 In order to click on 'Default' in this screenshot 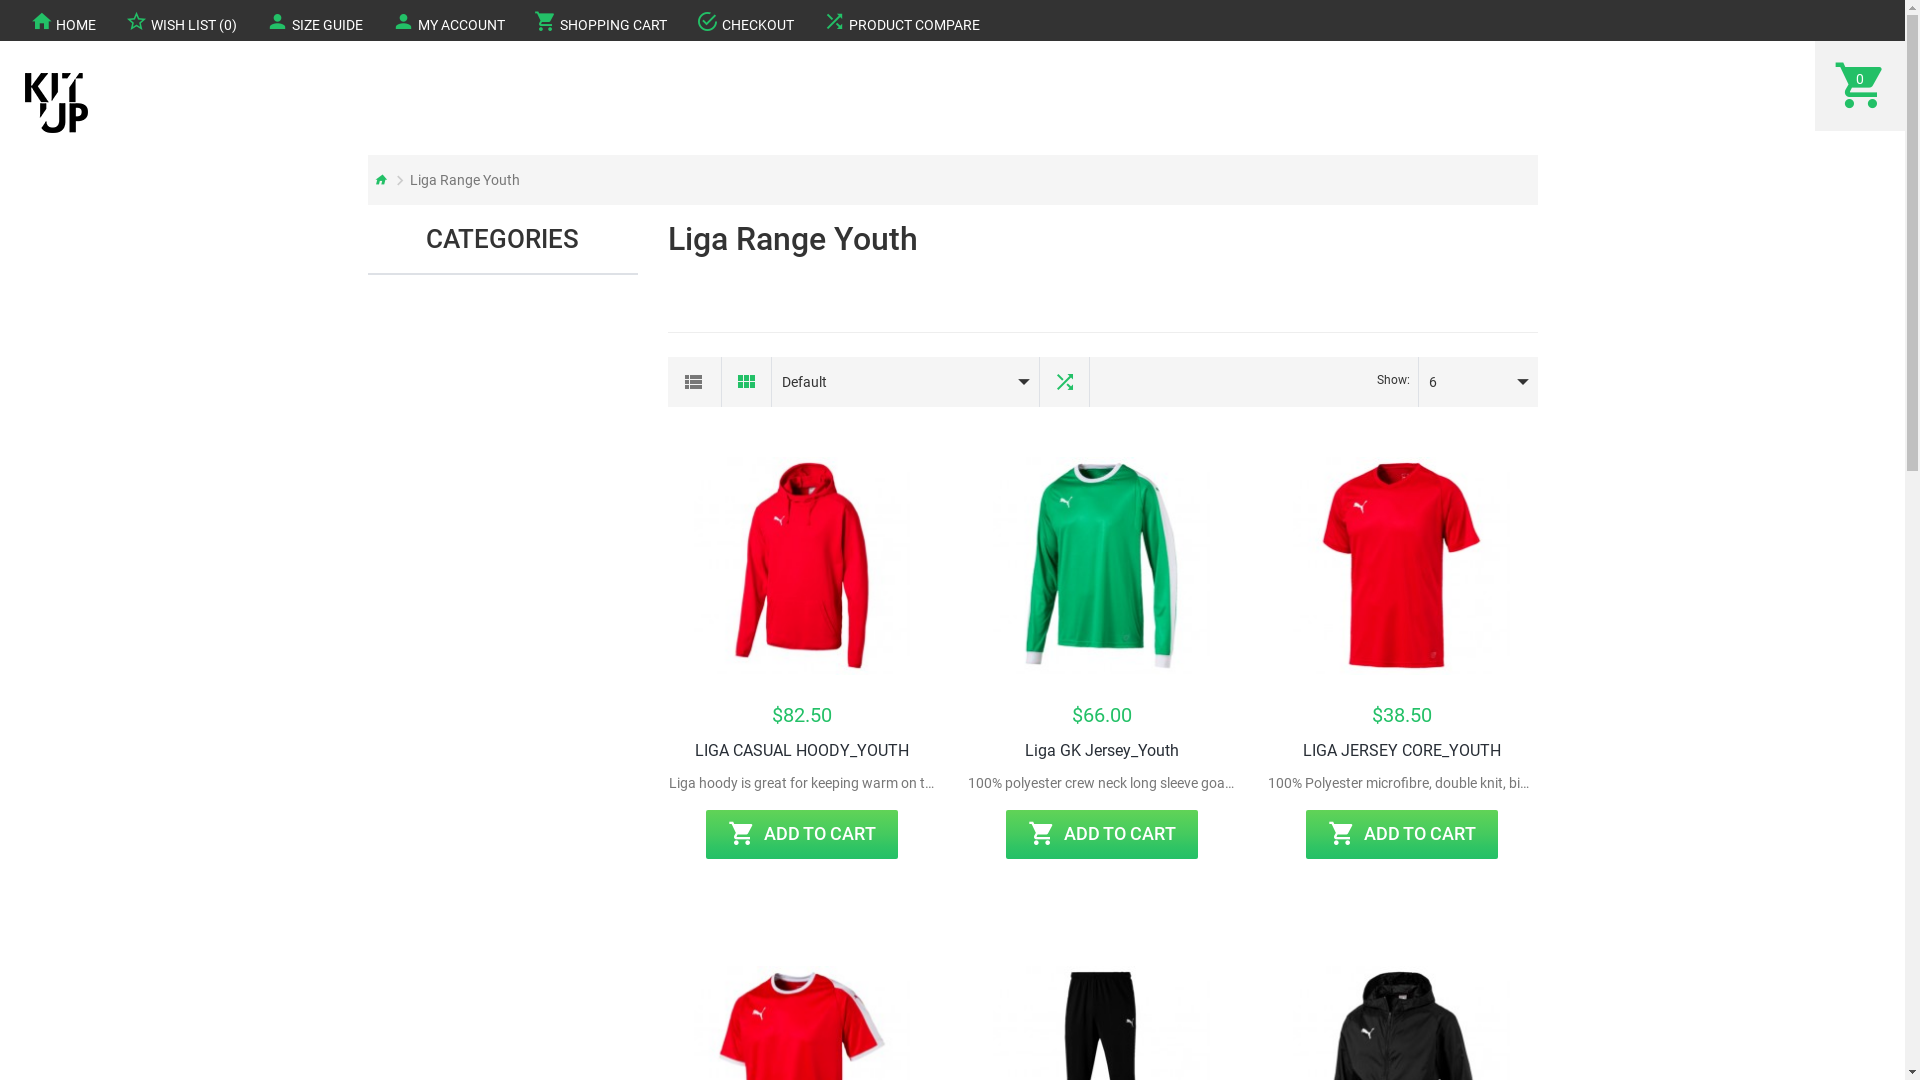, I will do `click(890, 381)`.